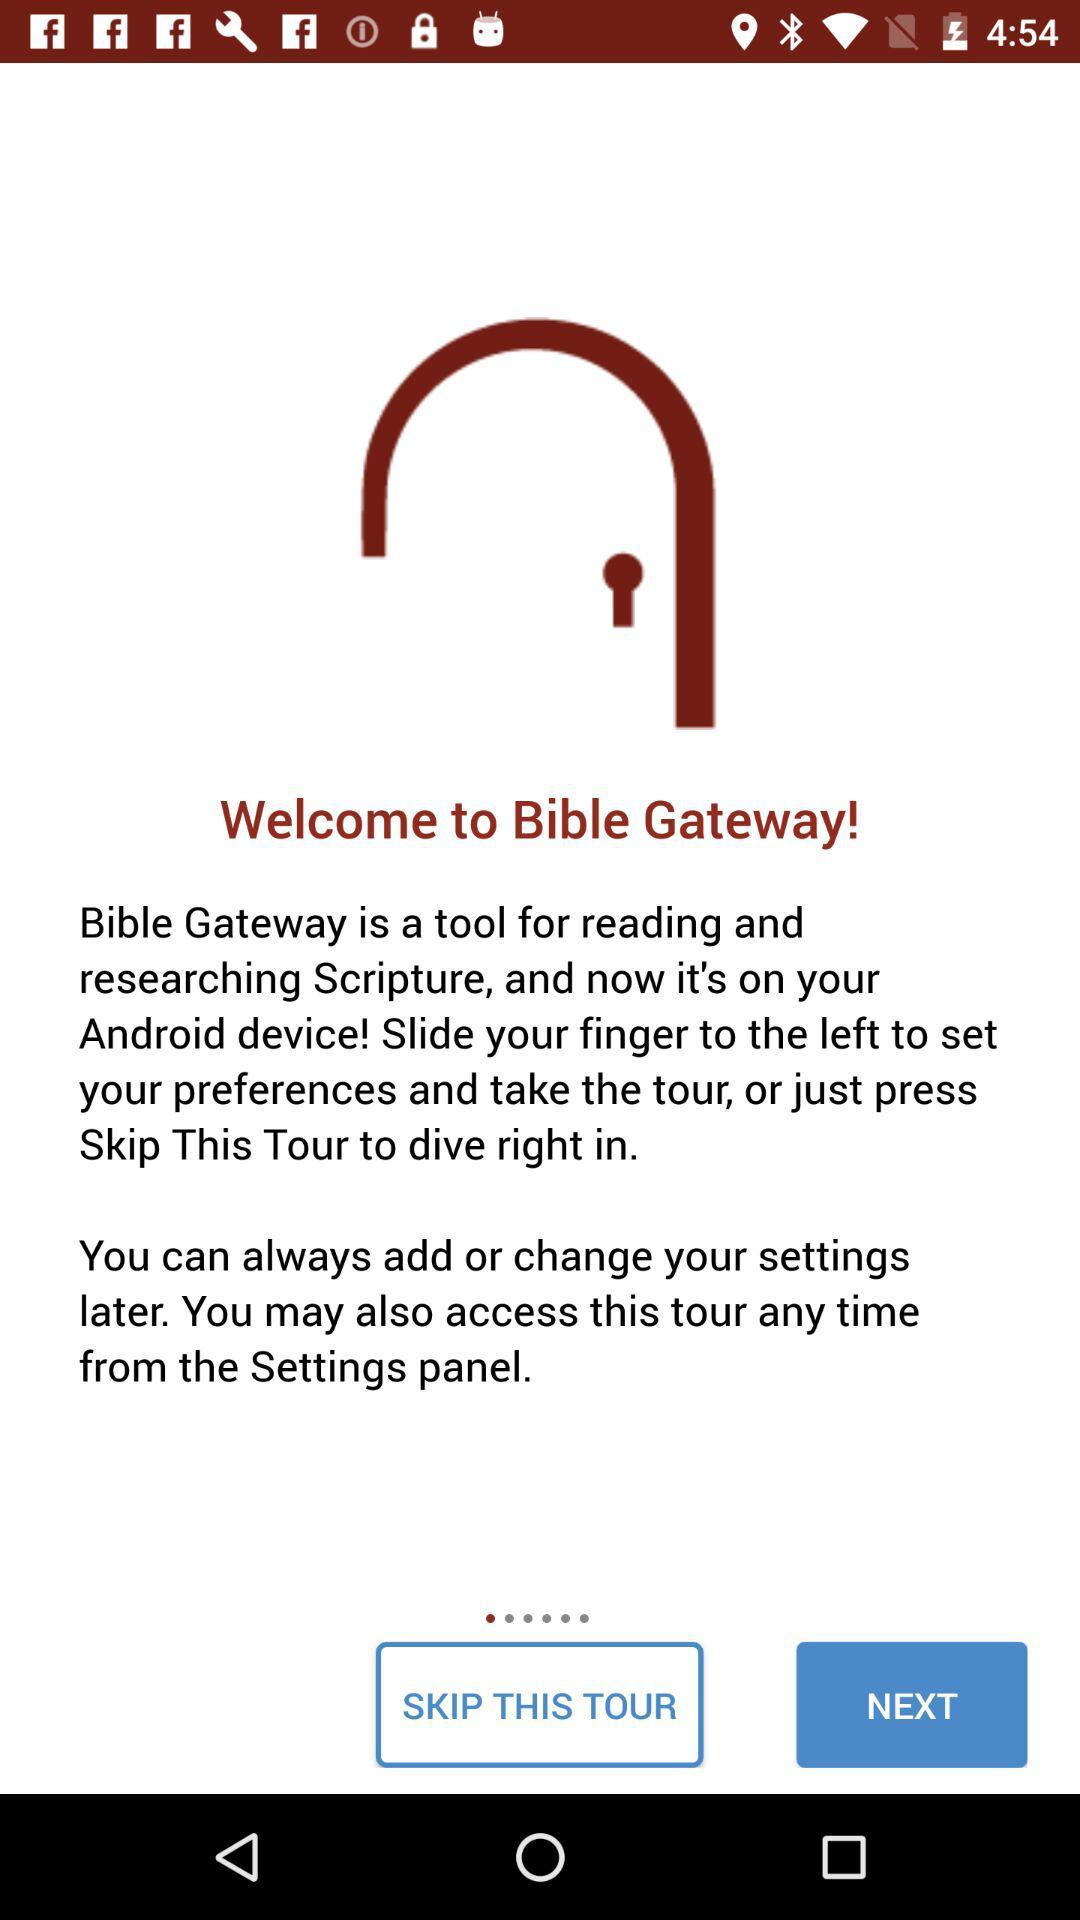 Image resolution: width=1080 pixels, height=1920 pixels. Describe the element at coordinates (538, 1703) in the screenshot. I see `the skip this tour icon` at that location.